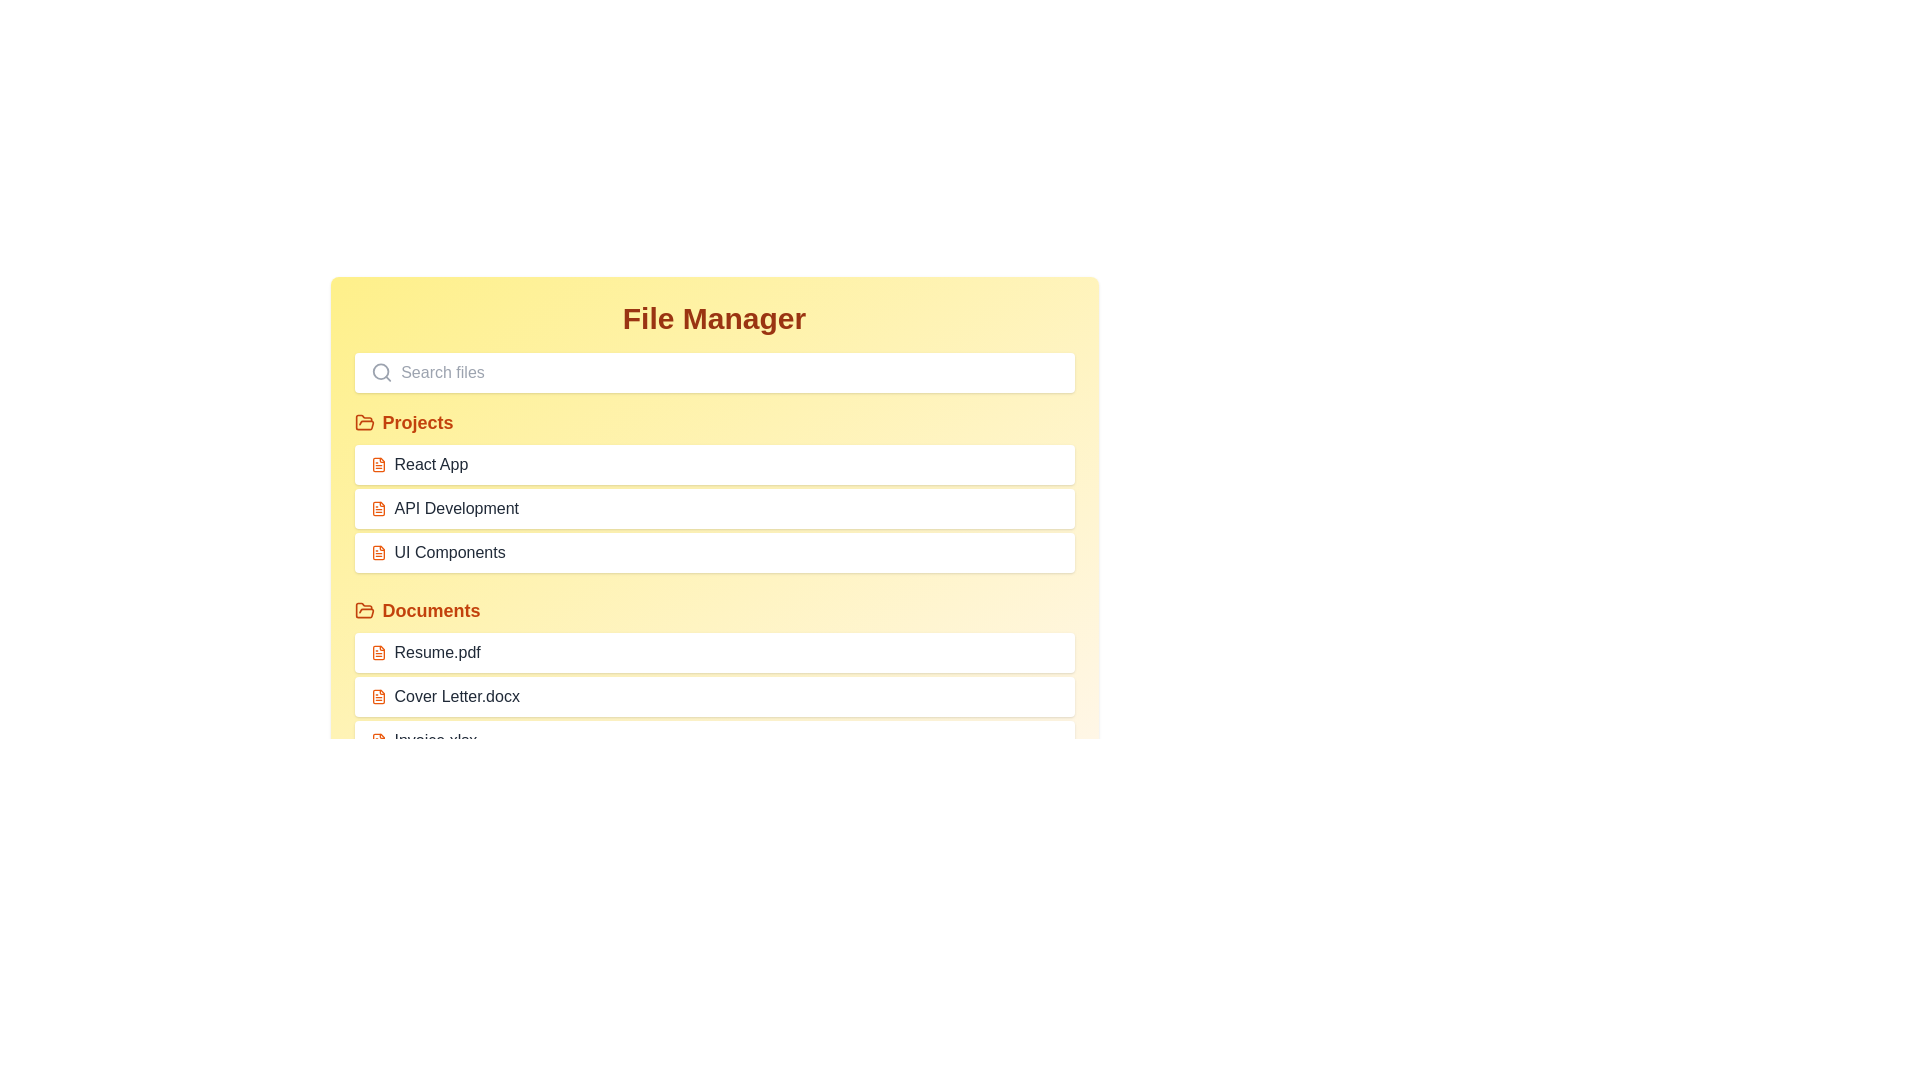 This screenshot has height=1080, width=1920. What do you see at coordinates (714, 552) in the screenshot?
I see `the file named UI Components to select it` at bounding box center [714, 552].